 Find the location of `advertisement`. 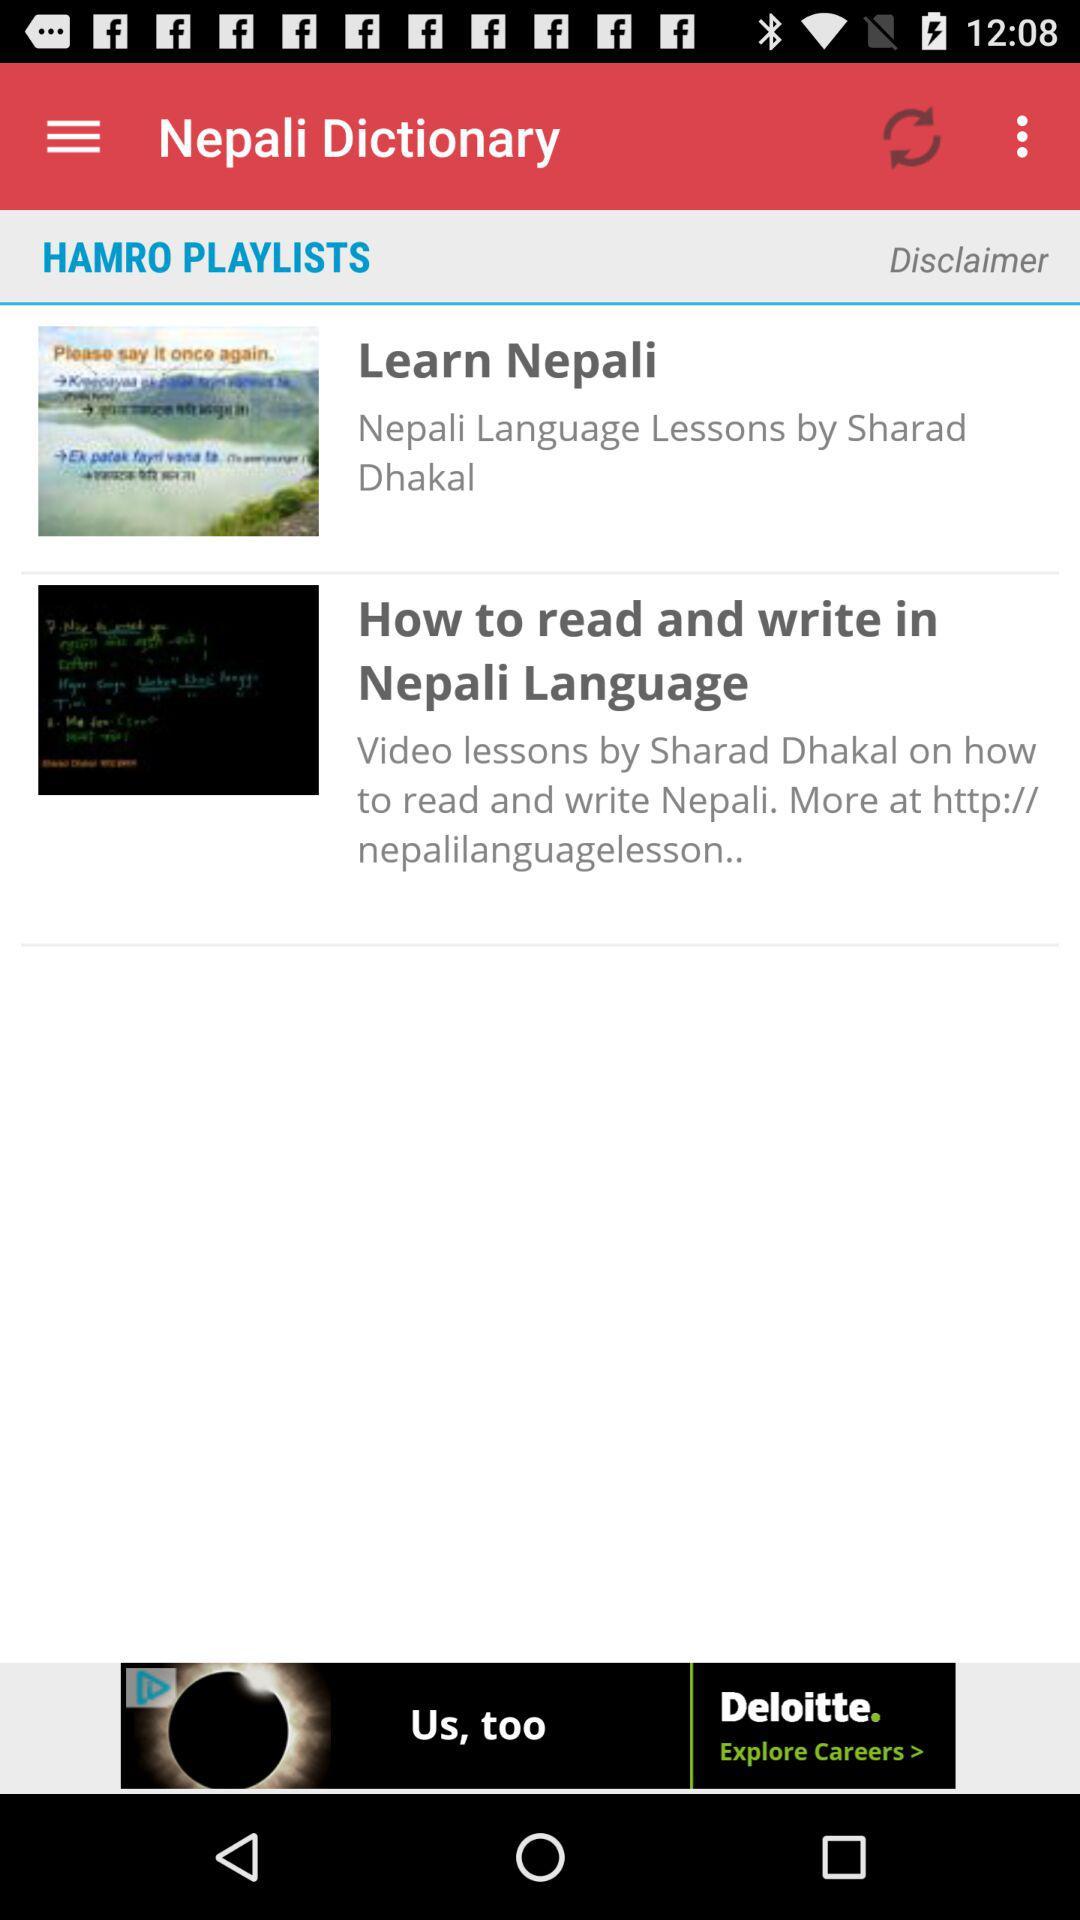

advertisement is located at coordinates (540, 1727).